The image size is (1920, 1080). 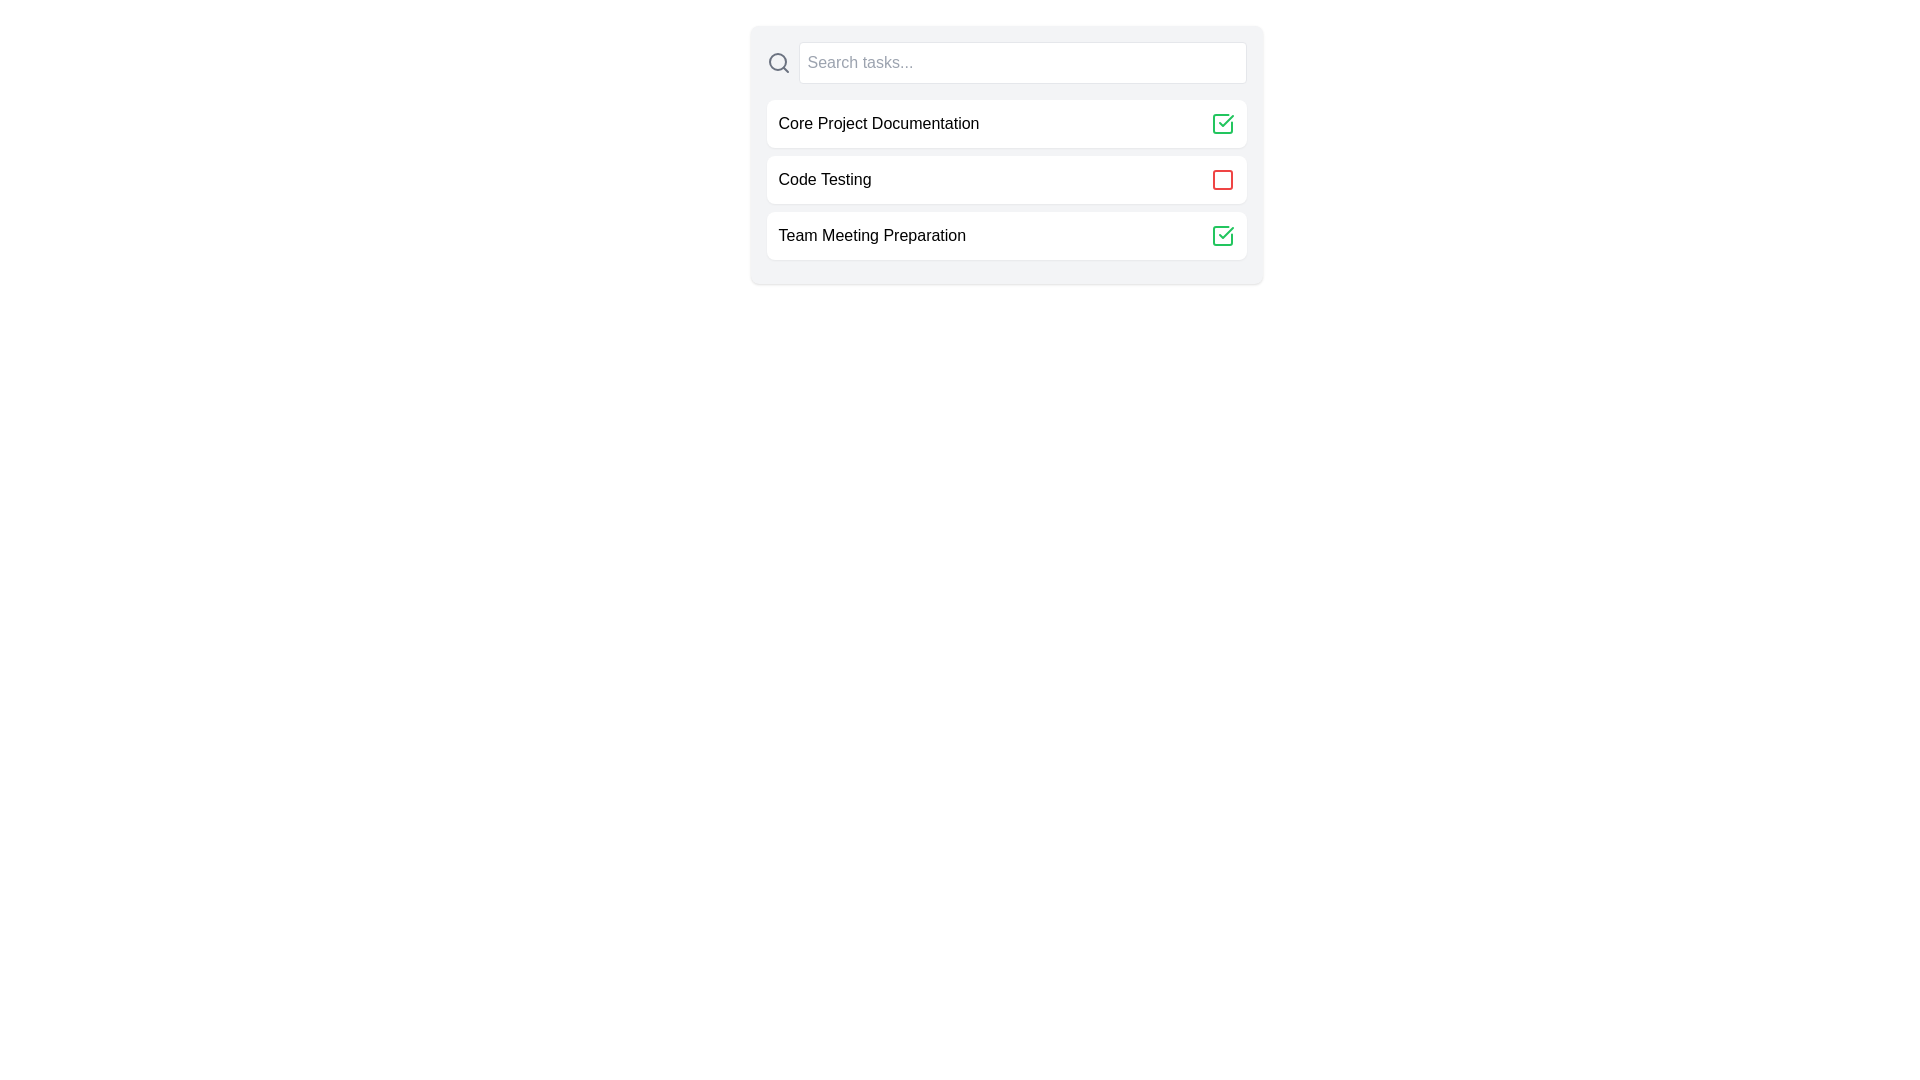 I want to click on the task Core Project Documentation to view its hover effect, so click(x=1006, y=123).